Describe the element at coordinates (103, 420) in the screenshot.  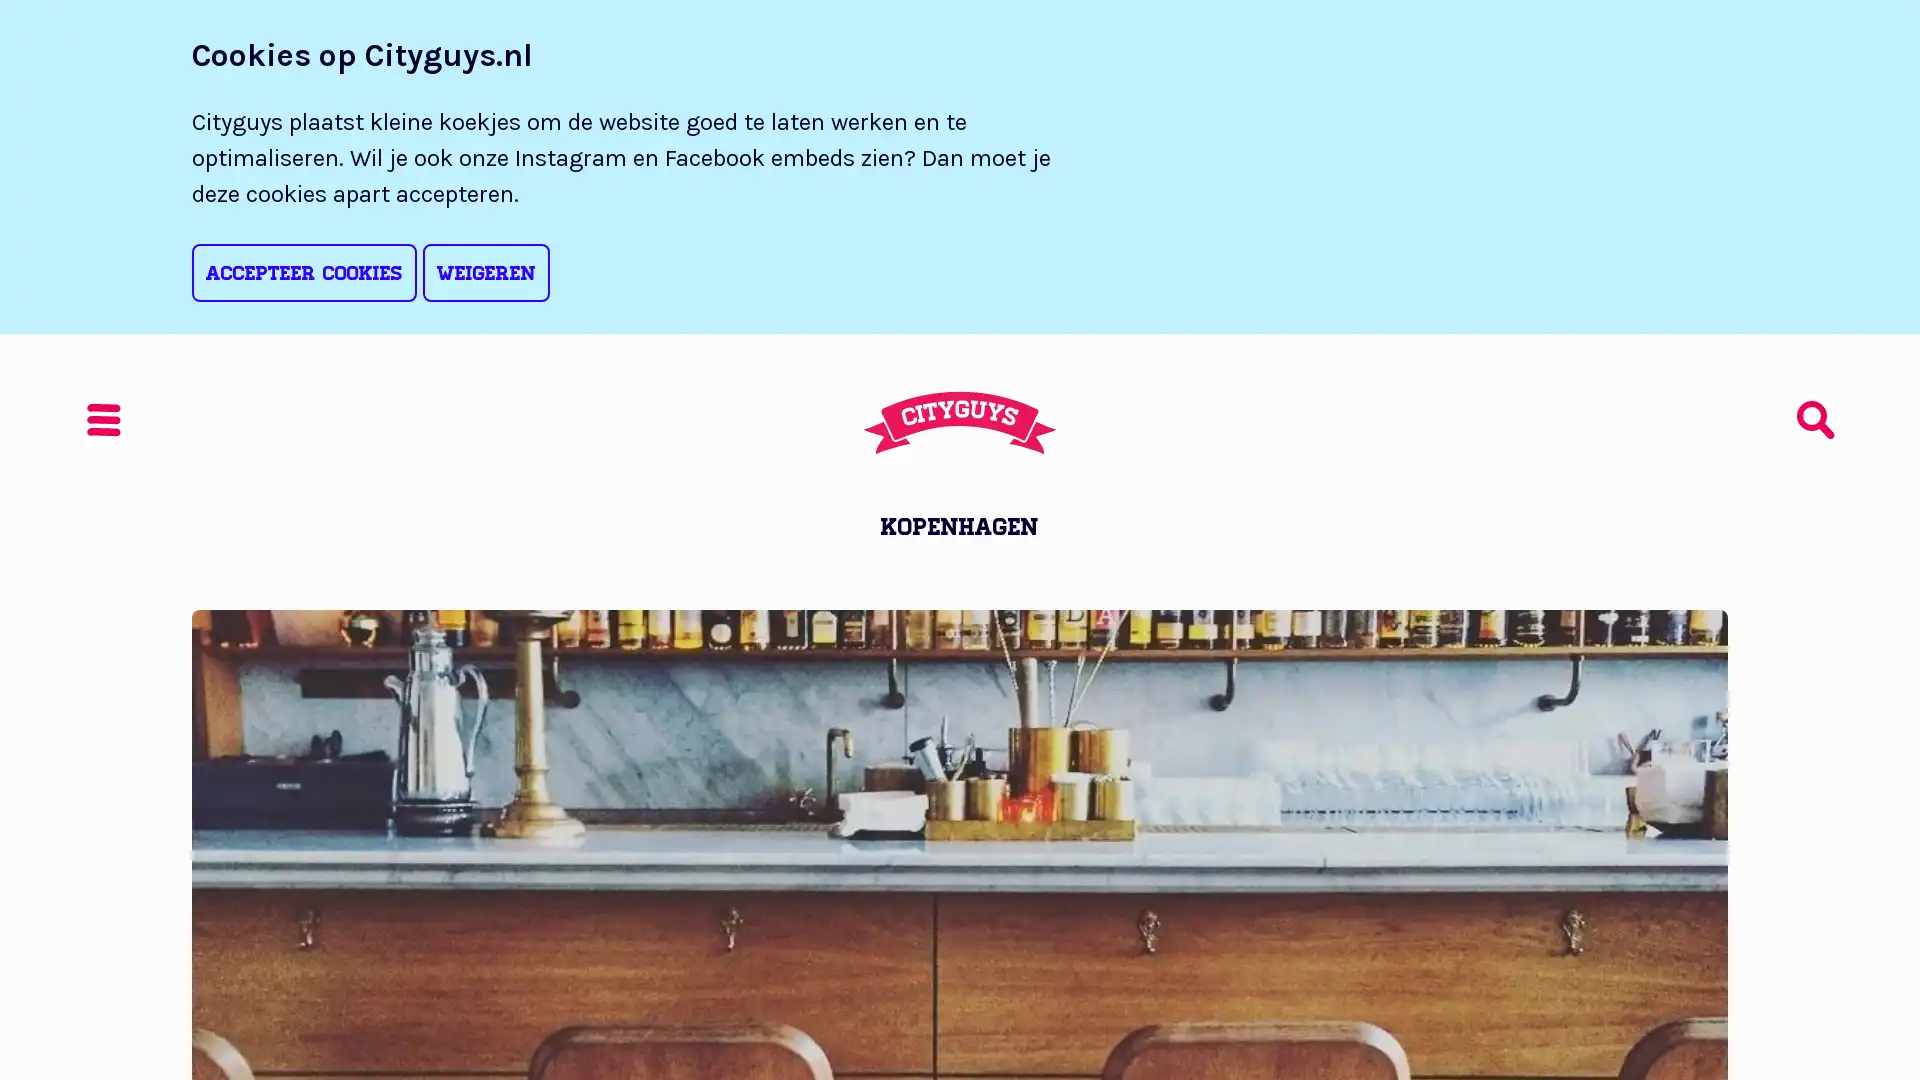
I see `Menu` at that location.